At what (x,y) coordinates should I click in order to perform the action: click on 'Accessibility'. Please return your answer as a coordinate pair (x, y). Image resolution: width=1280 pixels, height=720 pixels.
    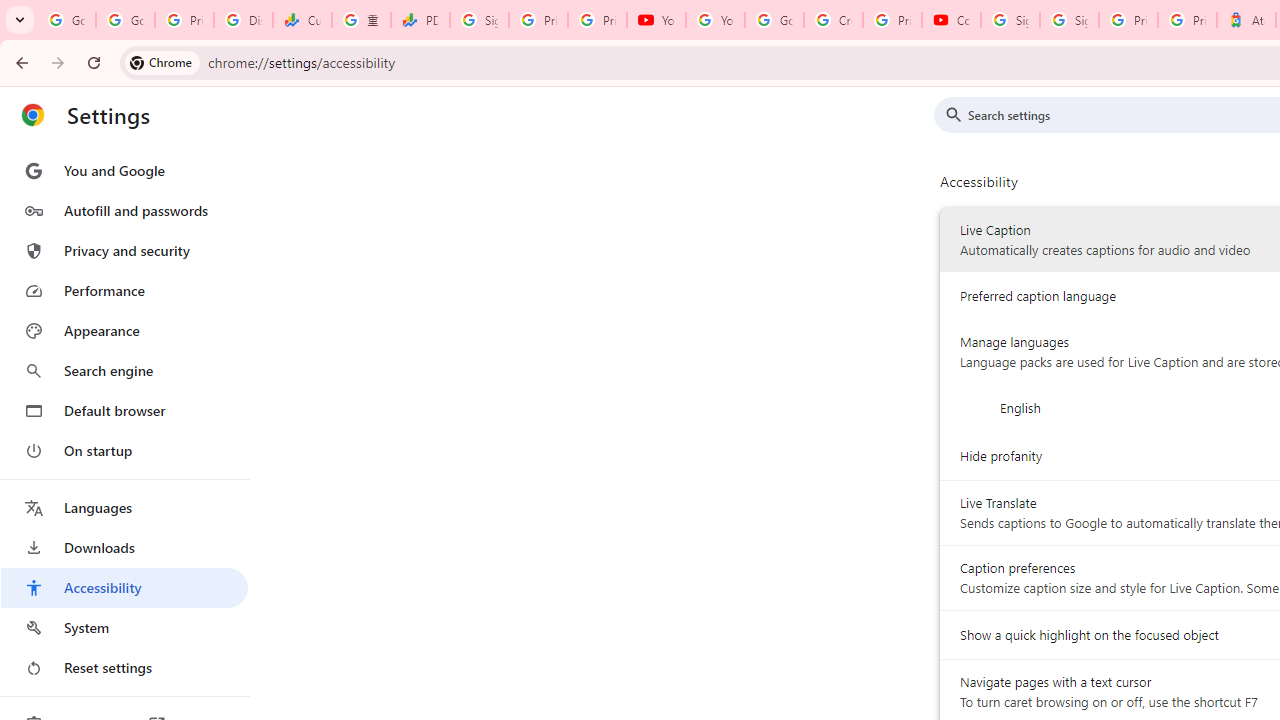
    Looking at the image, I should click on (123, 586).